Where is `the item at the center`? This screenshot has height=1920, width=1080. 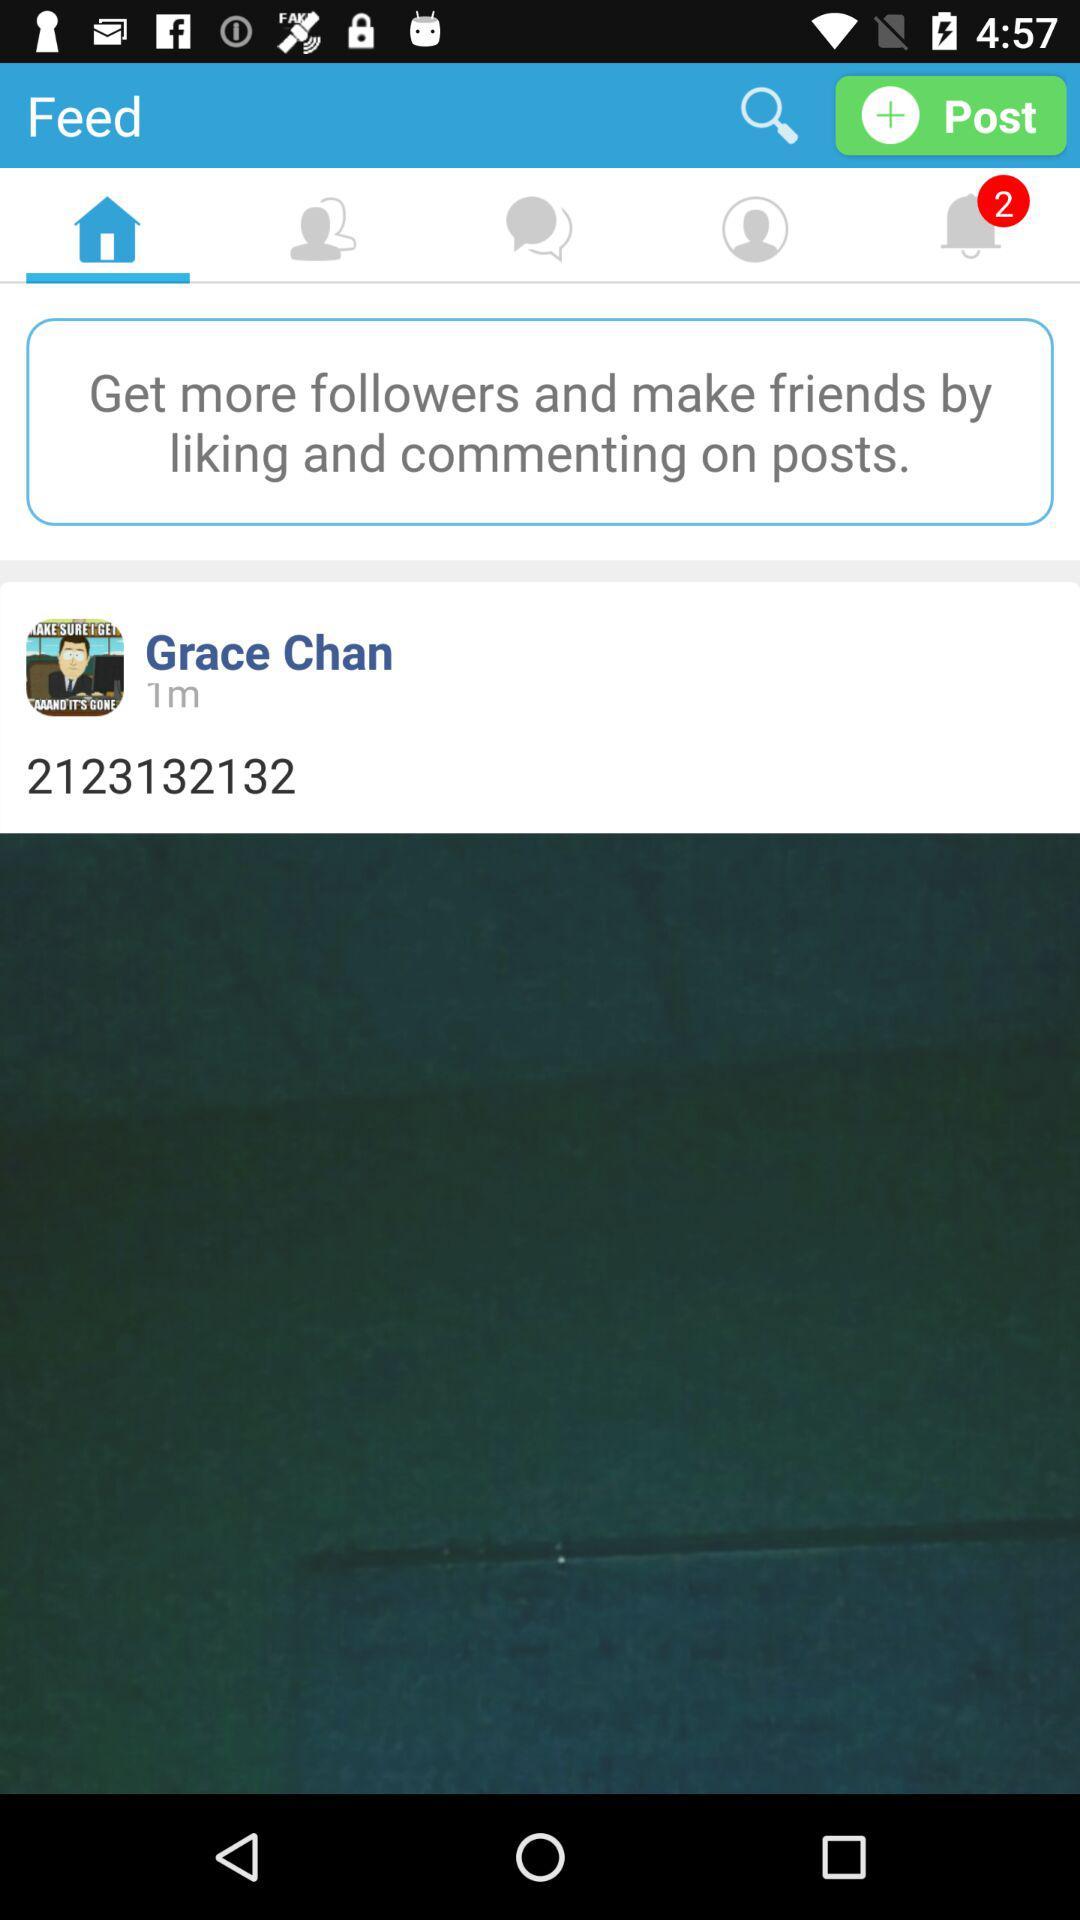 the item at the center is located at coordinates (540, 773).